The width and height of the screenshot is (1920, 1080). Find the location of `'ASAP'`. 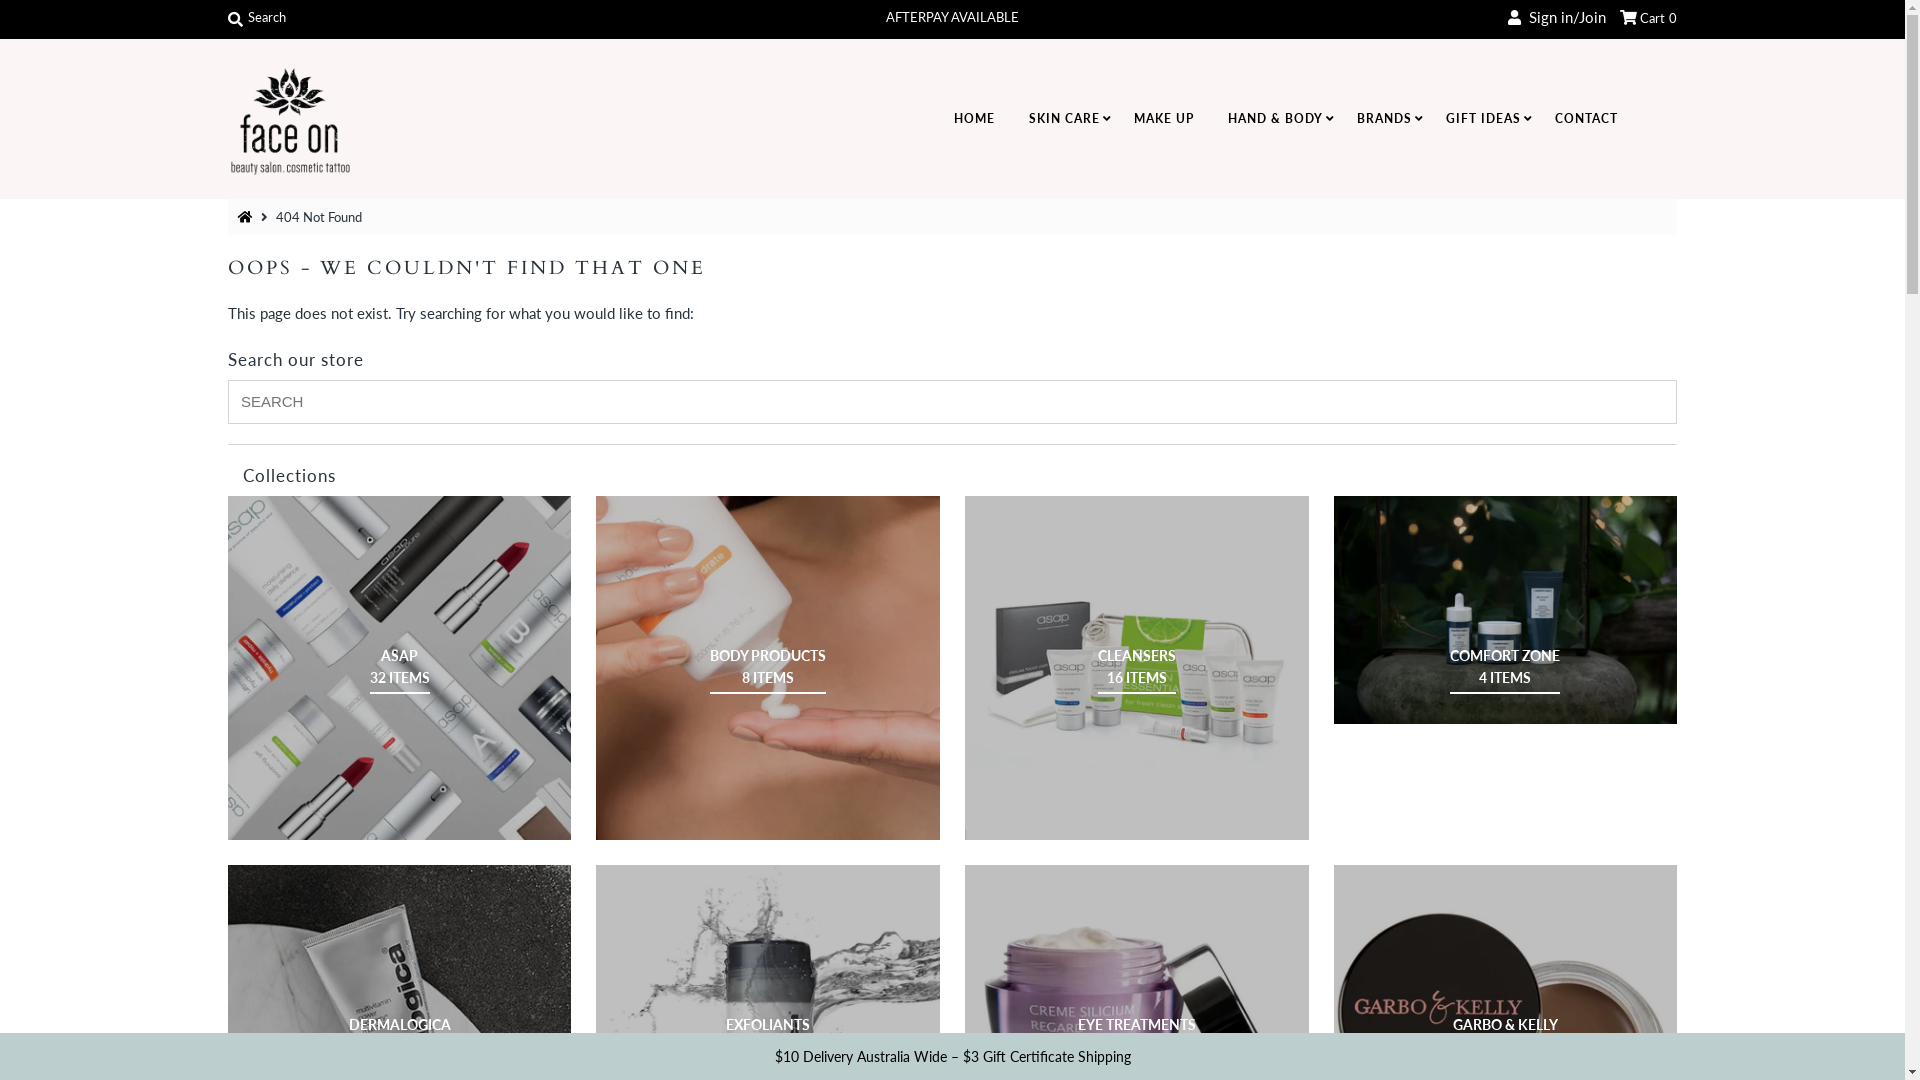

'ASAP' is located at coordinates (399, 667).